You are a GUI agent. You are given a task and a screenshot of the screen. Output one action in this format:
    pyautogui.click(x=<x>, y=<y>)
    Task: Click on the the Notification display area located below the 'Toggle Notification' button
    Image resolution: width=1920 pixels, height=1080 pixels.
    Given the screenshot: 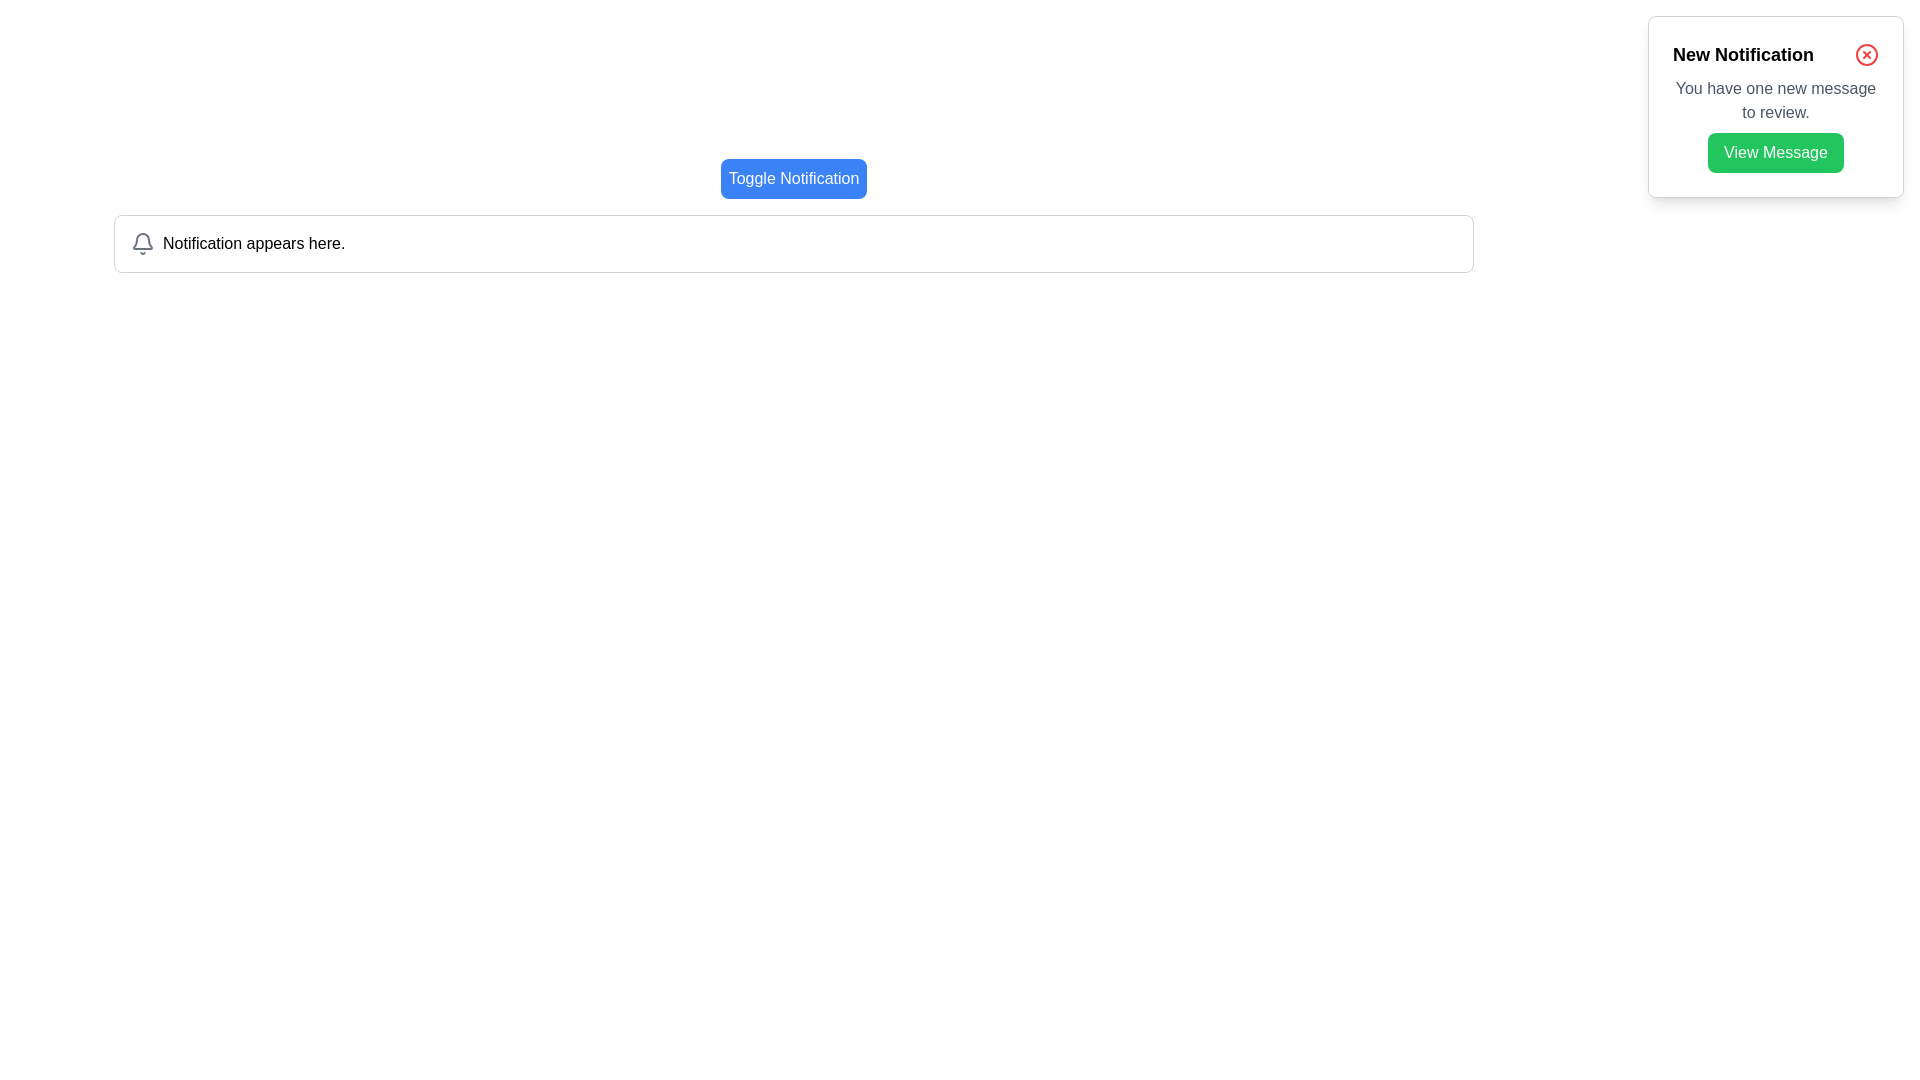 What is the action you would take?
    pyautogui.click(x=792, y=242)
    